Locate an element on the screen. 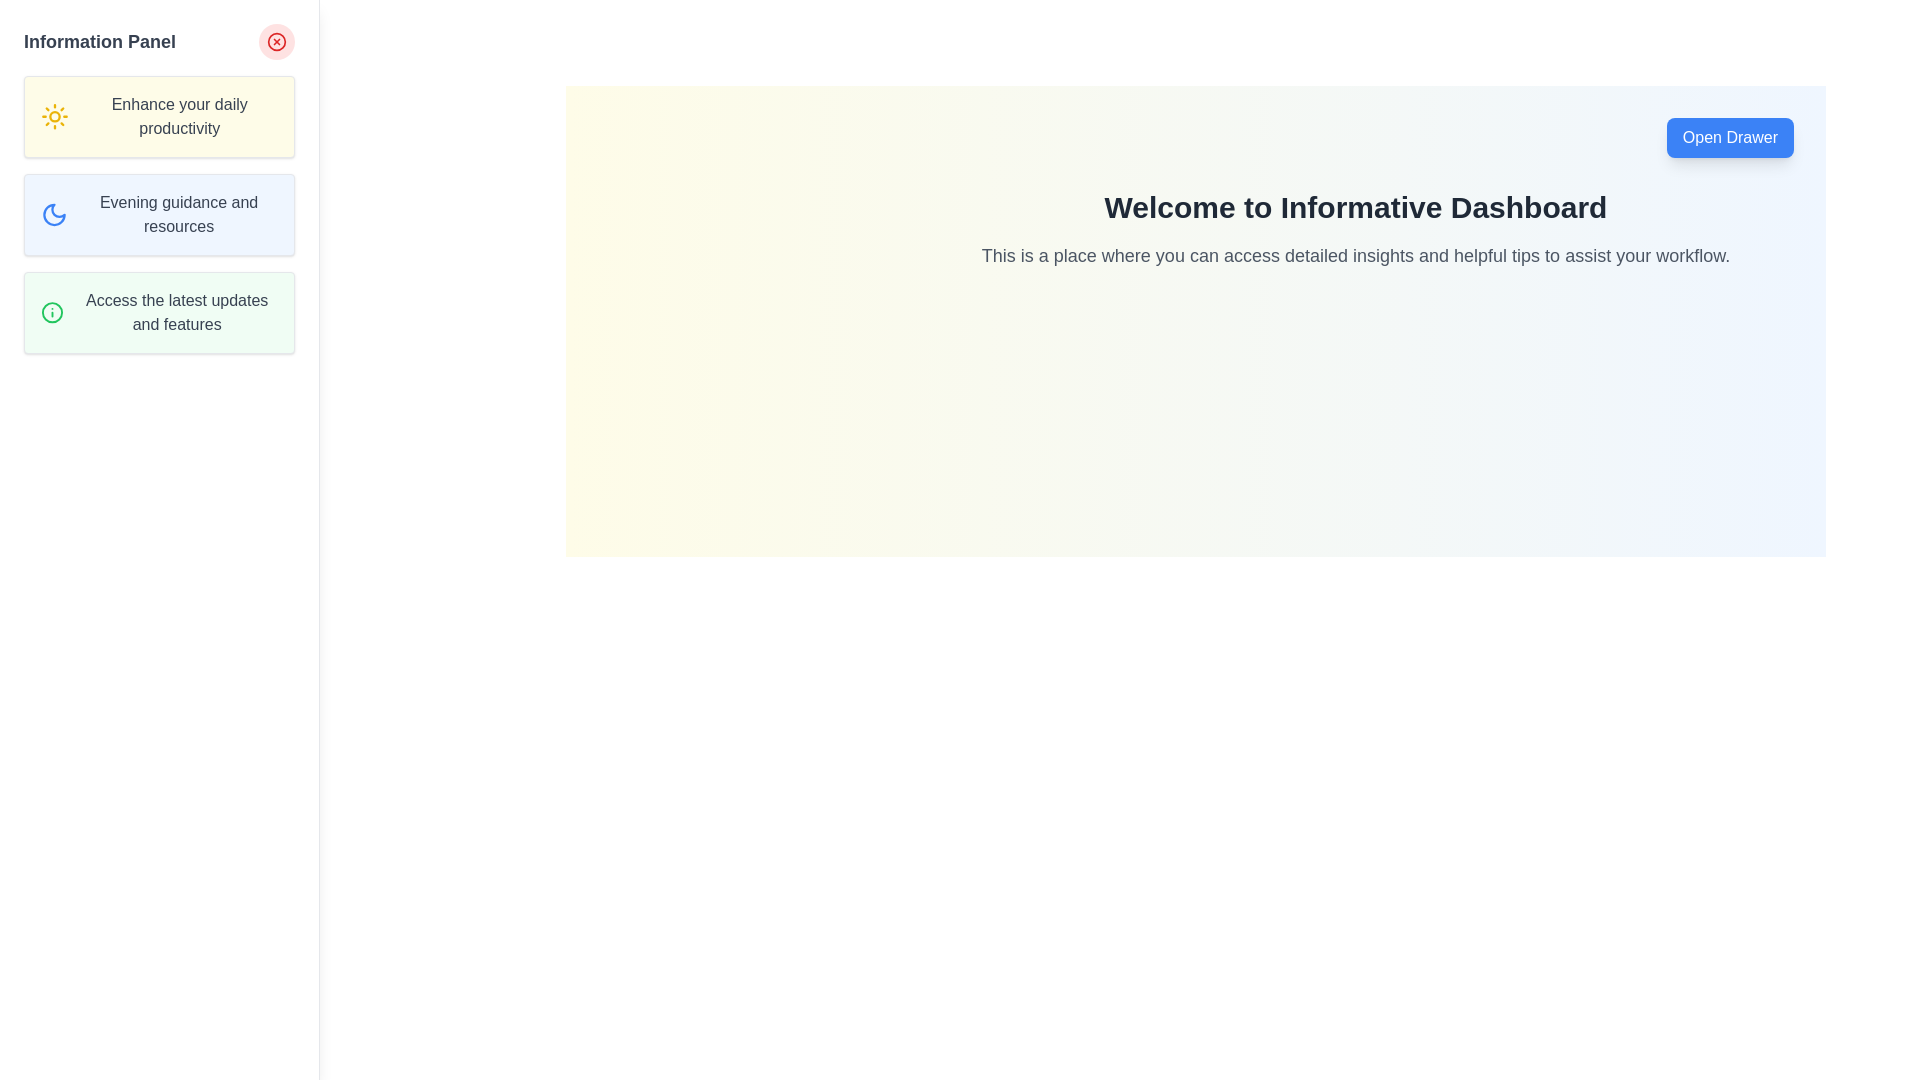  the close button located in the top-right corner of the 'Information Panel' section is located at coordinates (276, 42).